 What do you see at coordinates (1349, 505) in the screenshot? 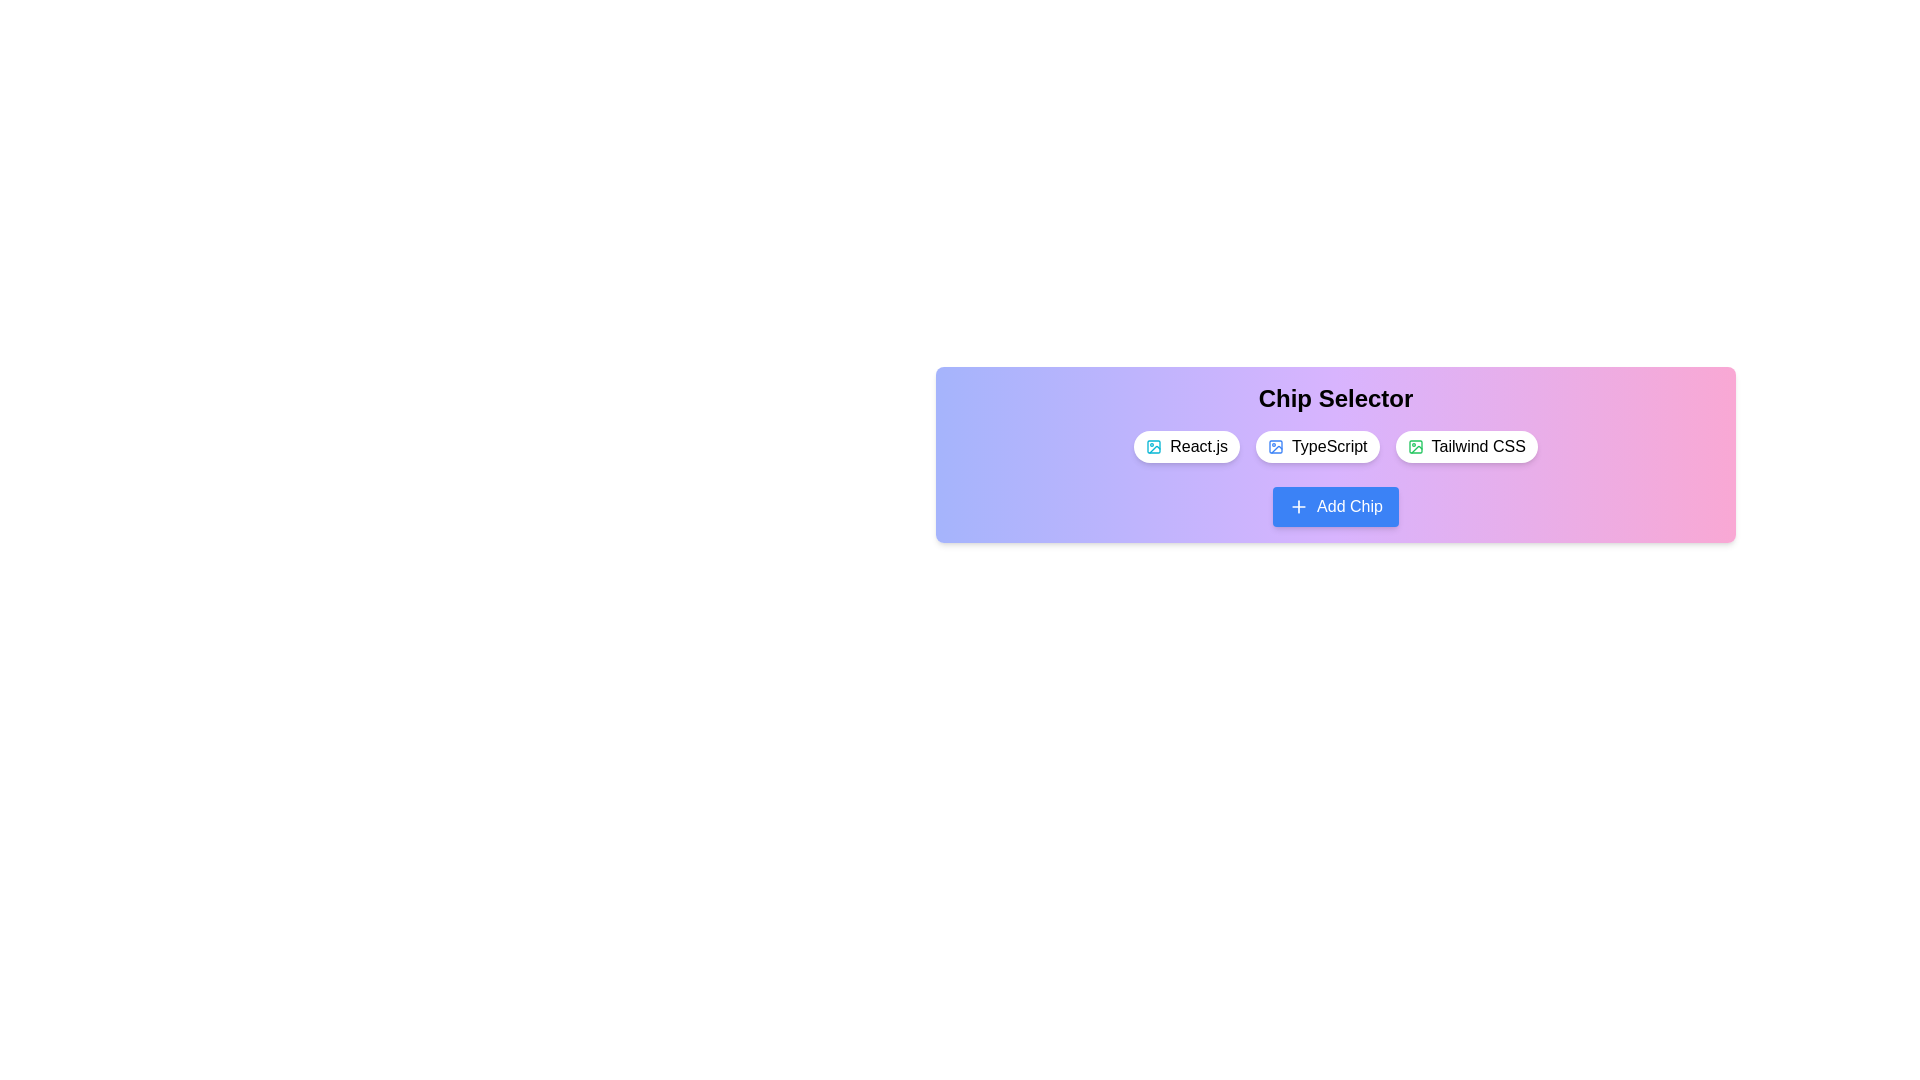
I see `the text label 'Add Chip' within the blue button, which is located near the bottom center of the gradient panel` at bounding box center [1349, 505].